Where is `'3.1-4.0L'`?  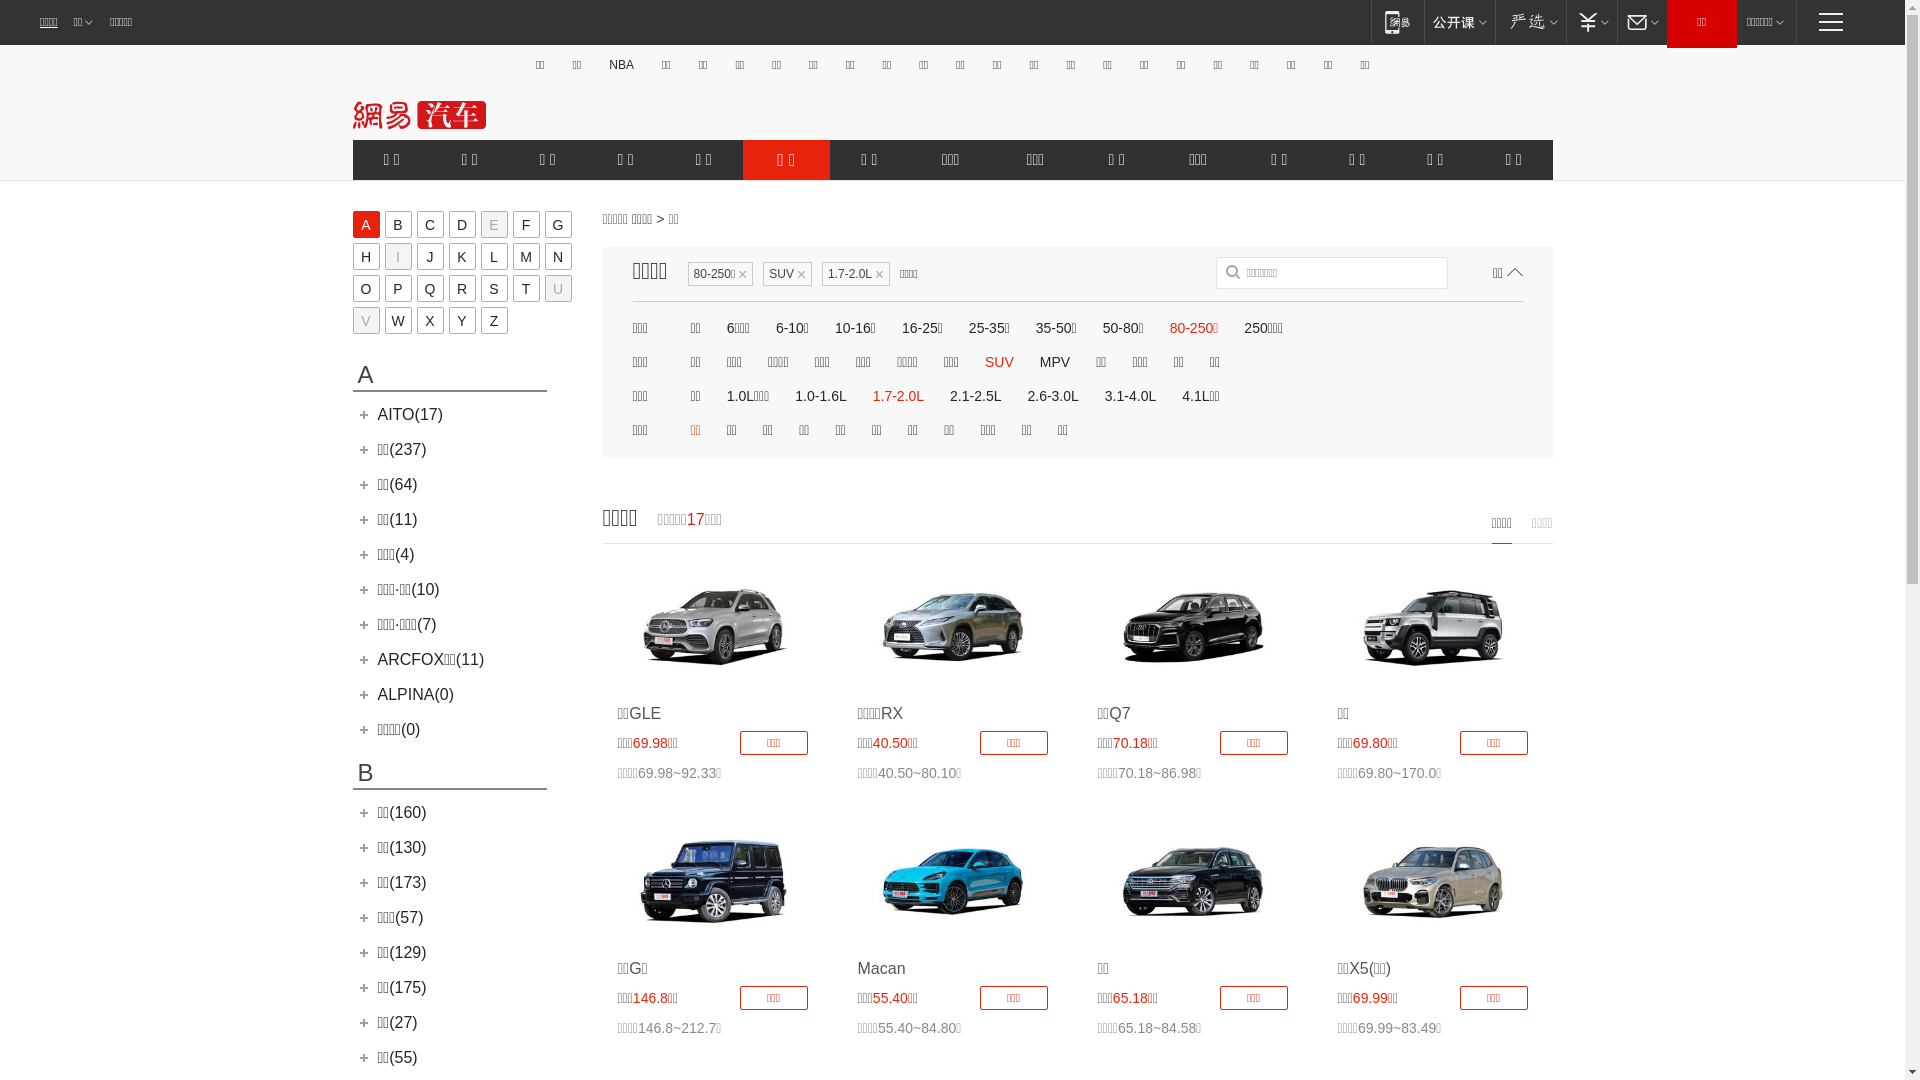 '3.1-4.0L' is located at coordinates (1130, 396).